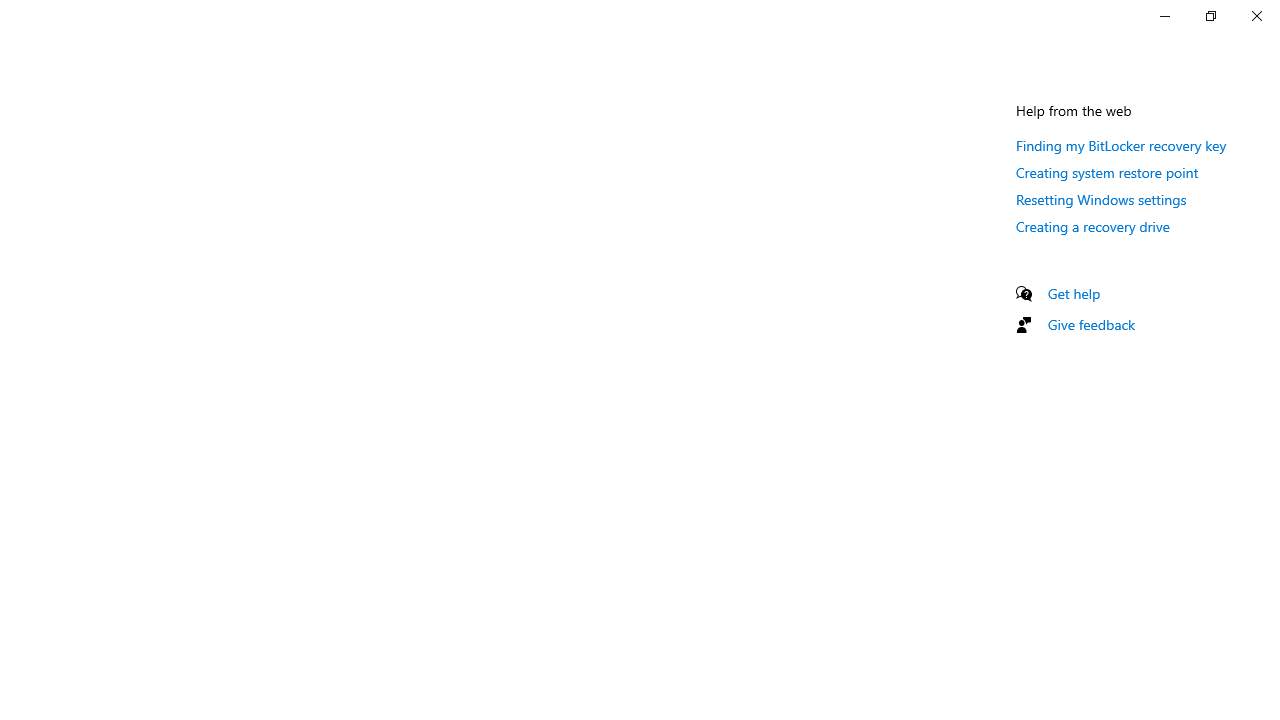 The width and height of the screenshot is (1280, 720). I want to click on 'Close Settings', so click(1255, 15).